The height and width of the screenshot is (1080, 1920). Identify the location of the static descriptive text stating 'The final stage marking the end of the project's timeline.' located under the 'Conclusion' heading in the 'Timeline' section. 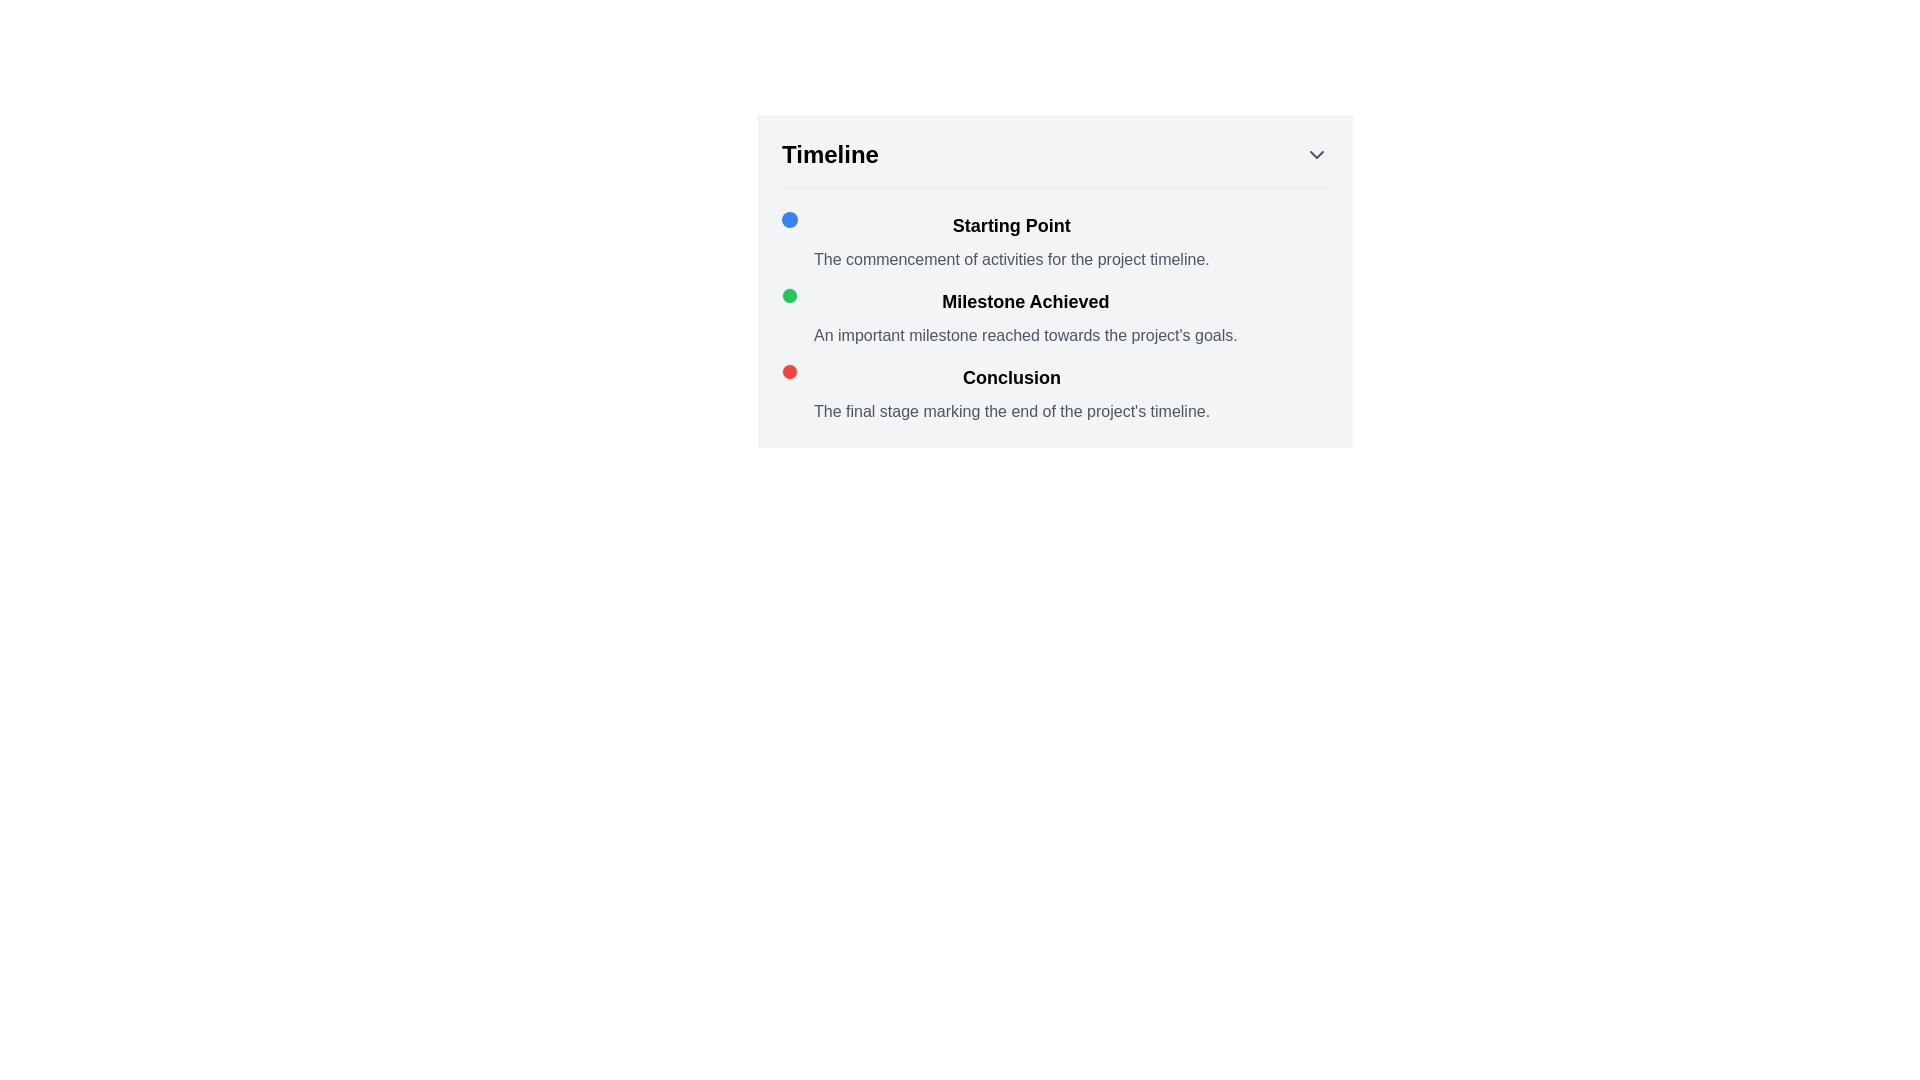
(1012, 411).